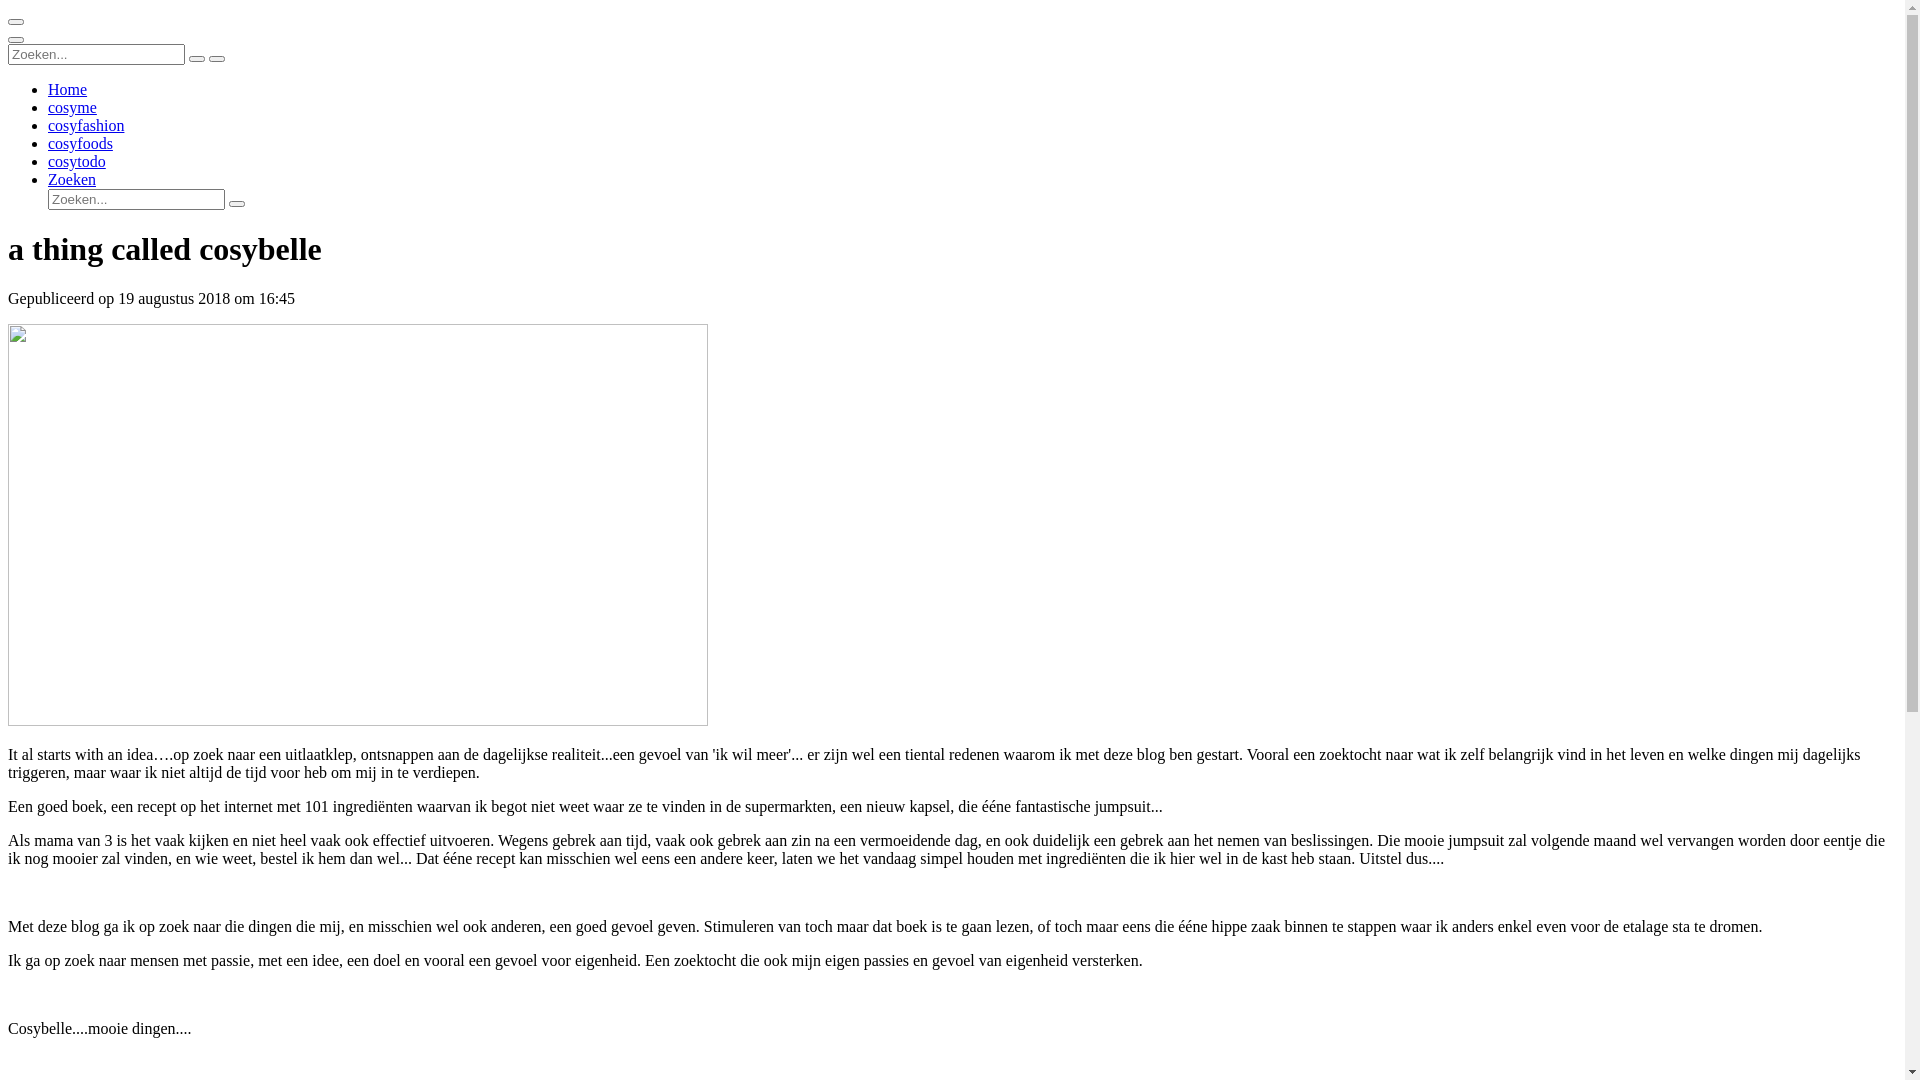 The height and width of the screenshot is (1080, 1920). I want to click on 'cosyfoods', so click(80, 142).